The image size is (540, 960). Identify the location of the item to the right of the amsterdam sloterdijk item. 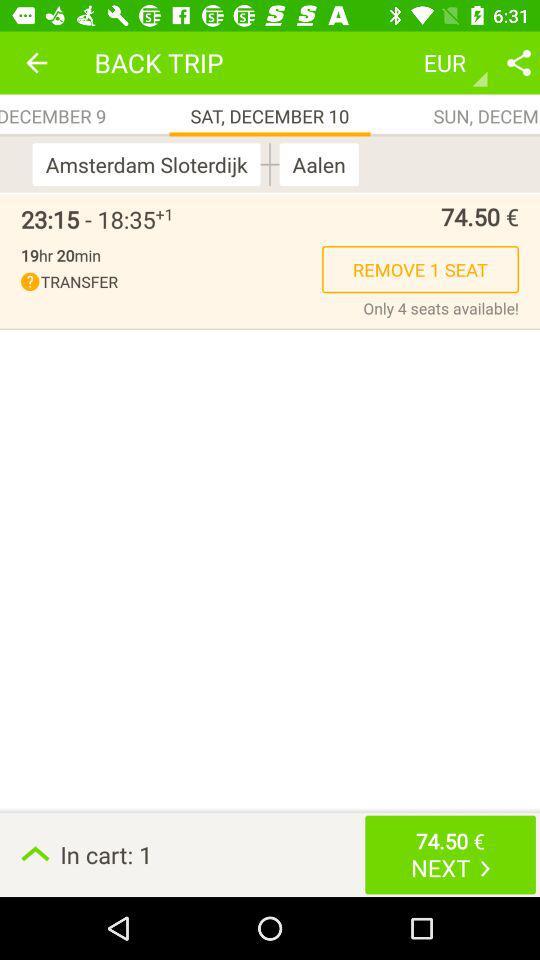
(270, 163).